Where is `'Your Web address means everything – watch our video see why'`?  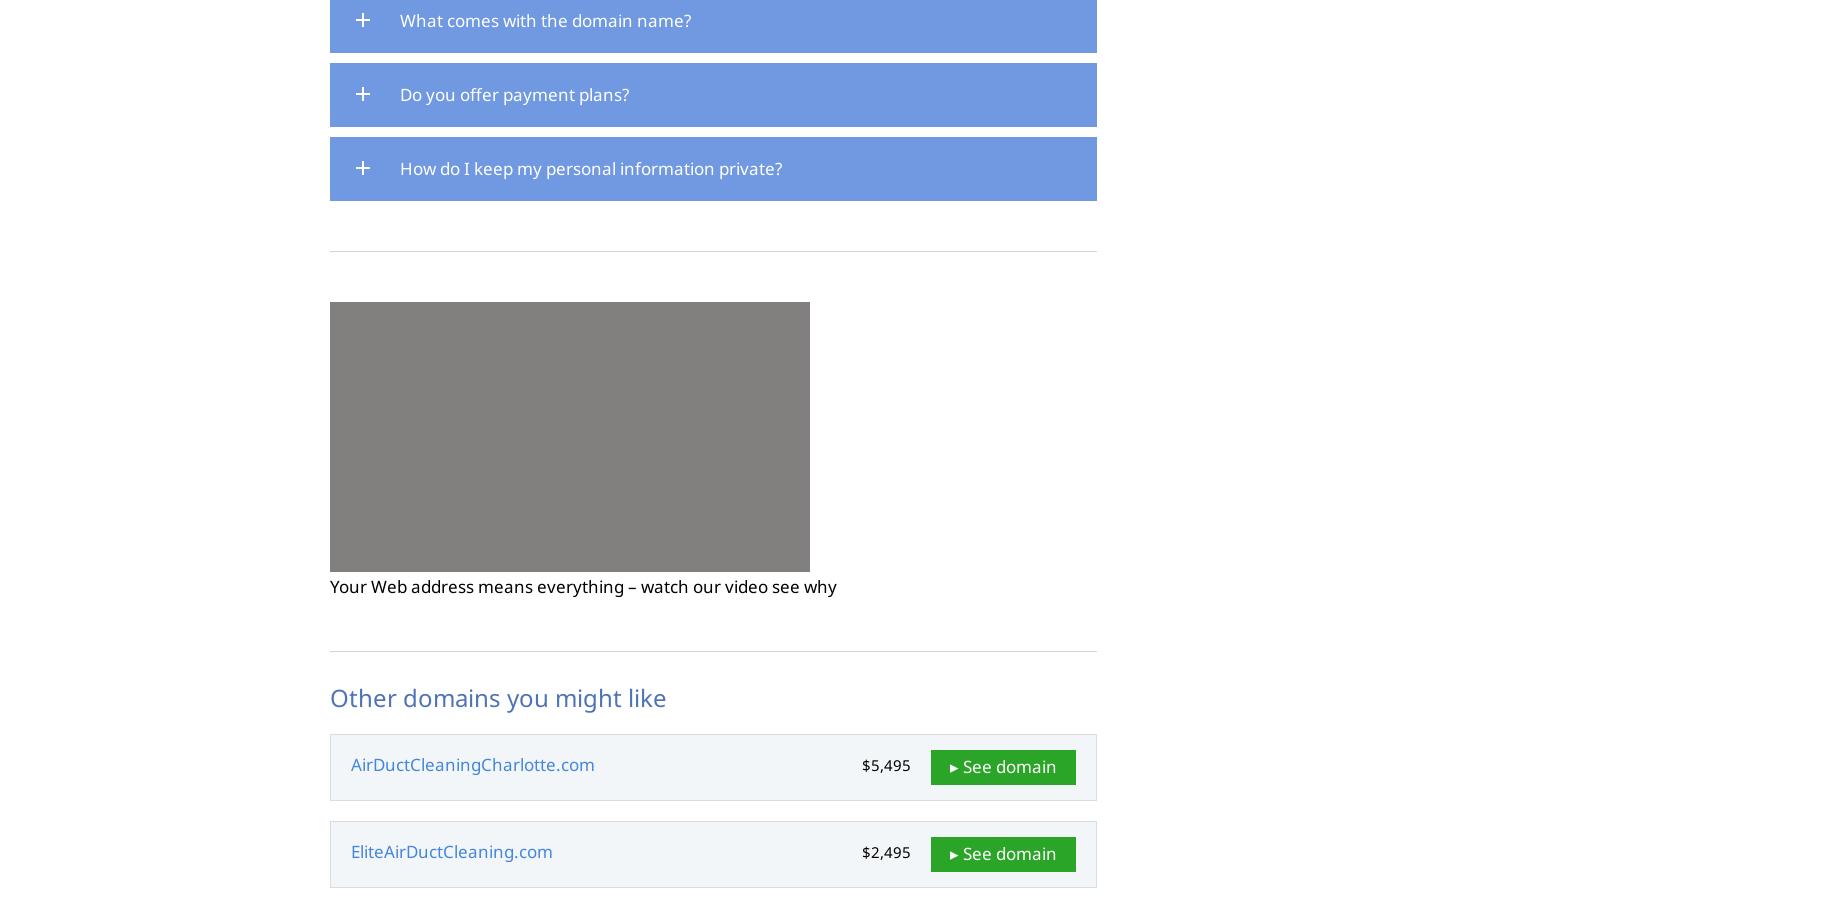
'Your Web address means everything – watch our video see why' is located at coordinates (582, 584).